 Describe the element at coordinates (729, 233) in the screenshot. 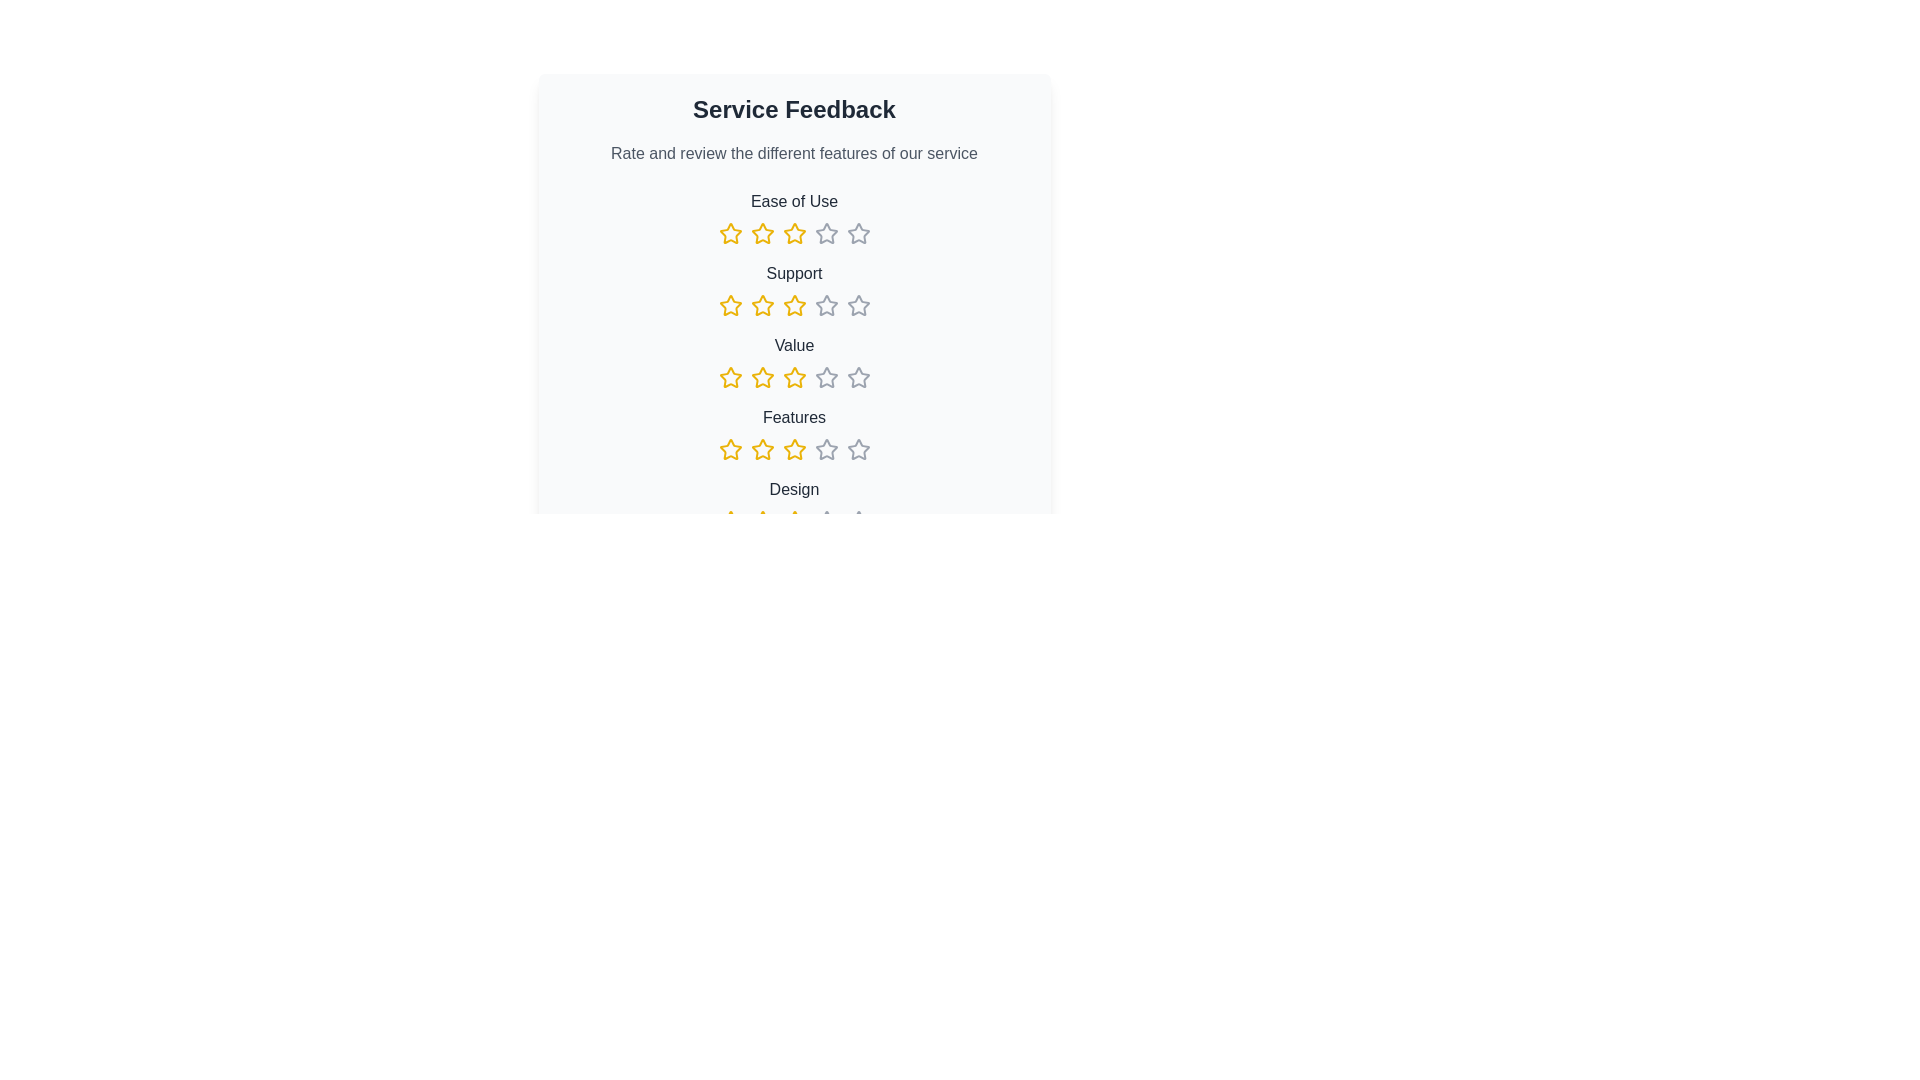

I see `the first rating star button under the 'Ease of Use' category to indicate a one-star rating` at that location.